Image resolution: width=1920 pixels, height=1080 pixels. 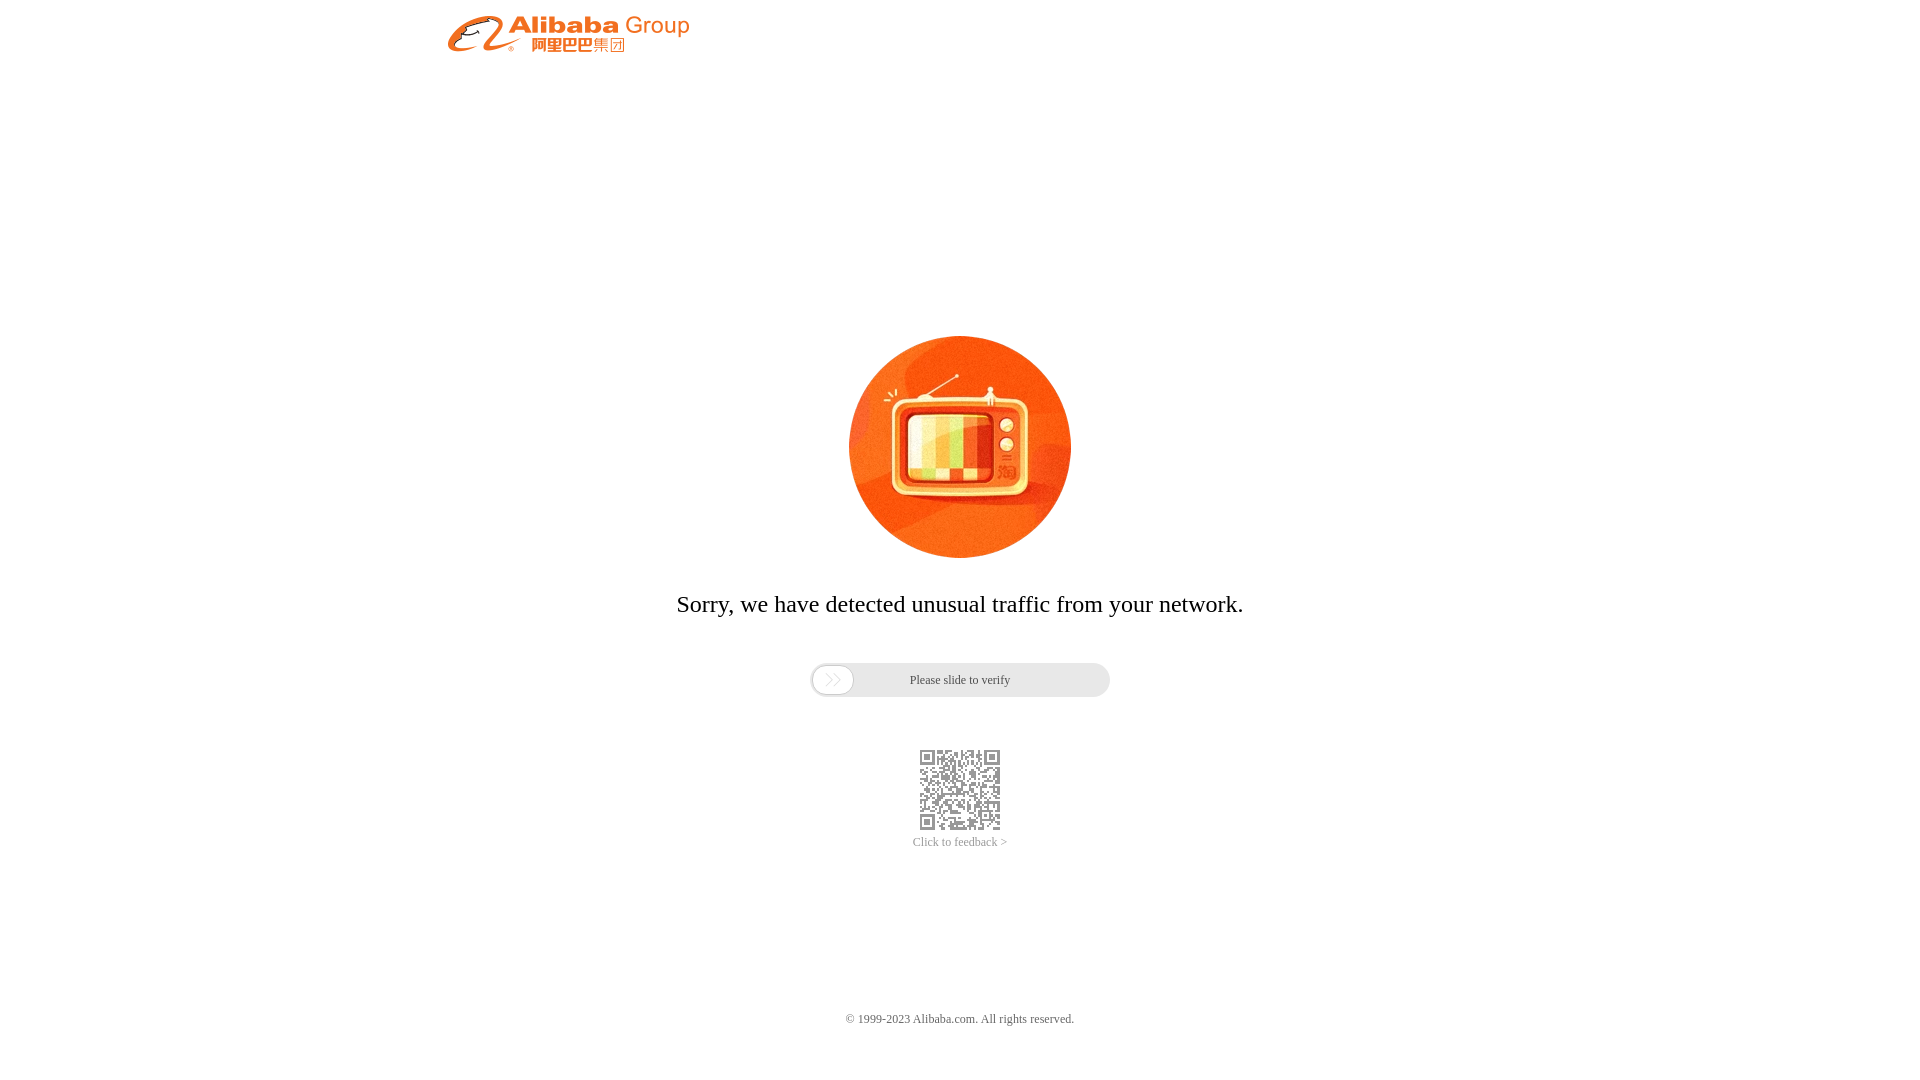 I want to click on 'Click to feedback >', so click(x=960, y=842).